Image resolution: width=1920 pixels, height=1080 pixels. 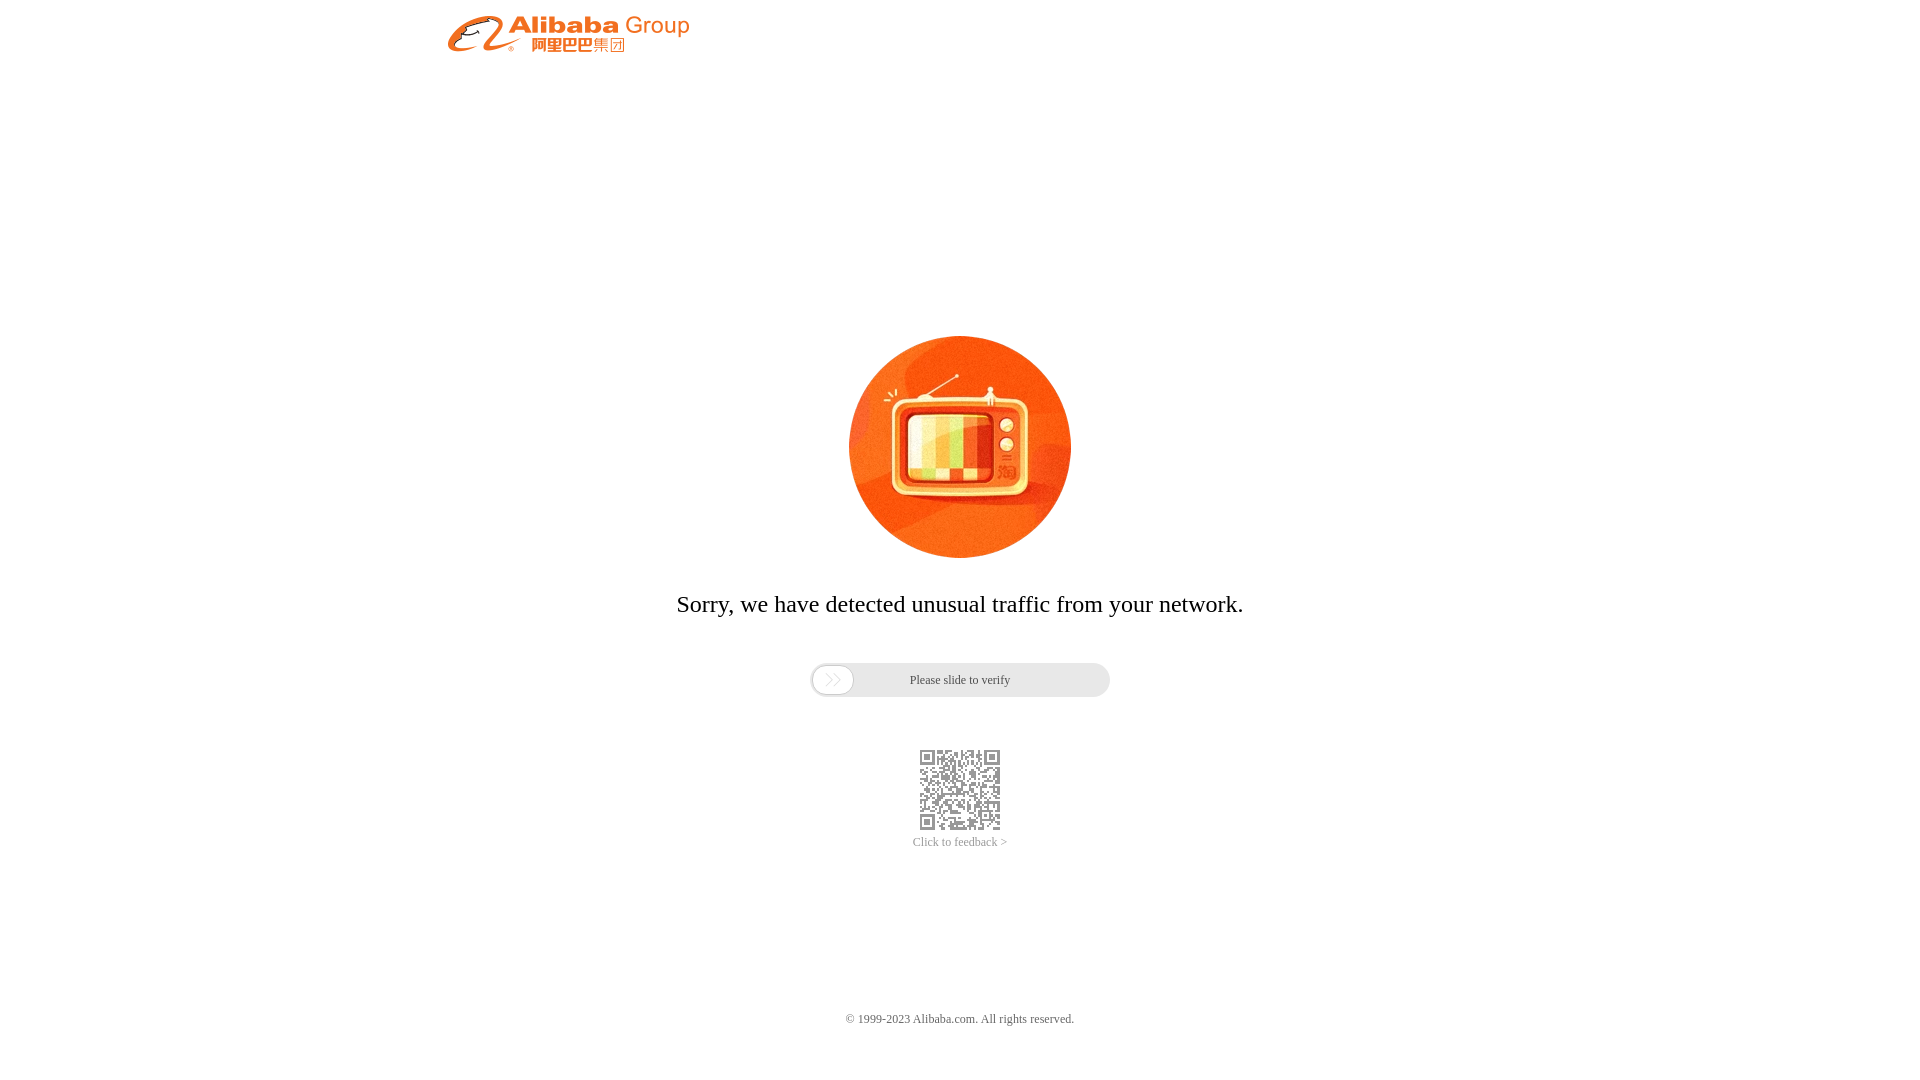 I want to click on 'Click to feedback >', so click(x=960, y=842).